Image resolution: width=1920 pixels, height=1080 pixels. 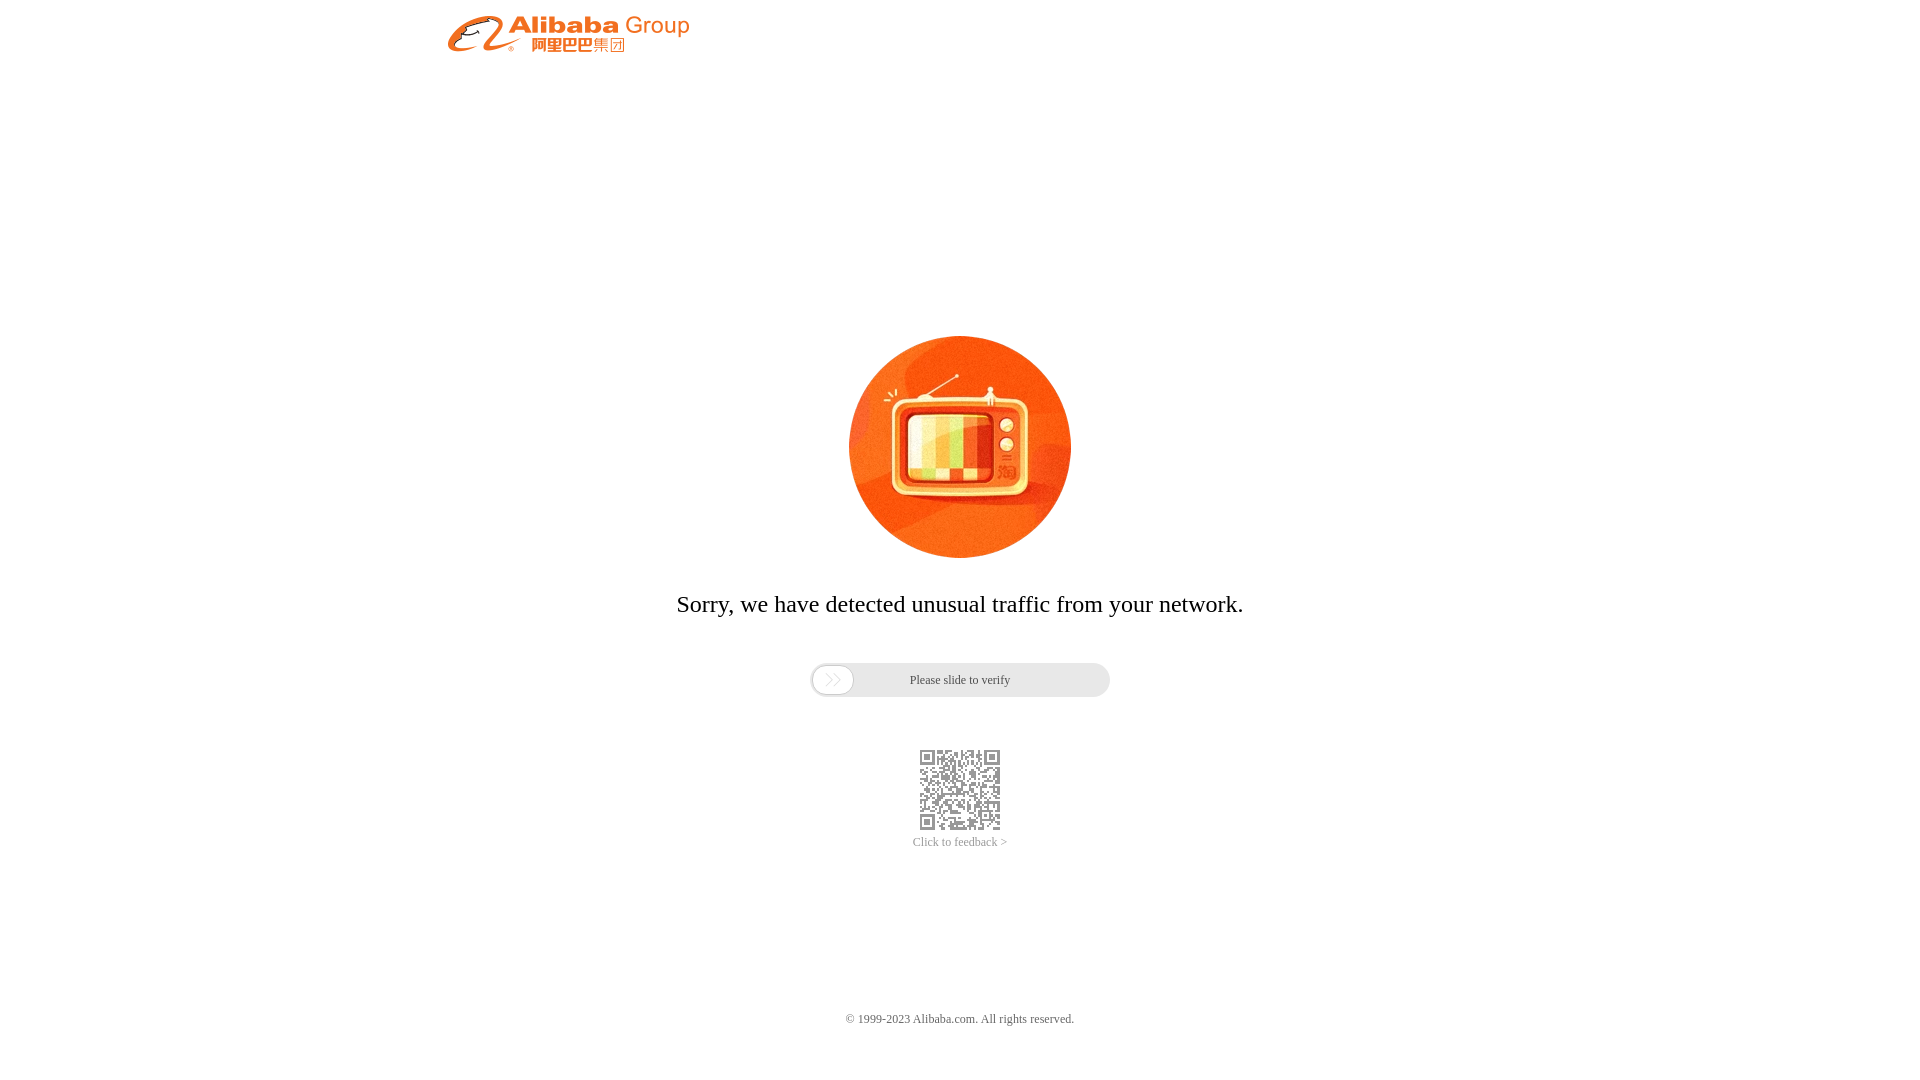 I want to click on 'Click to feedback >', so click(x=960, y=842).